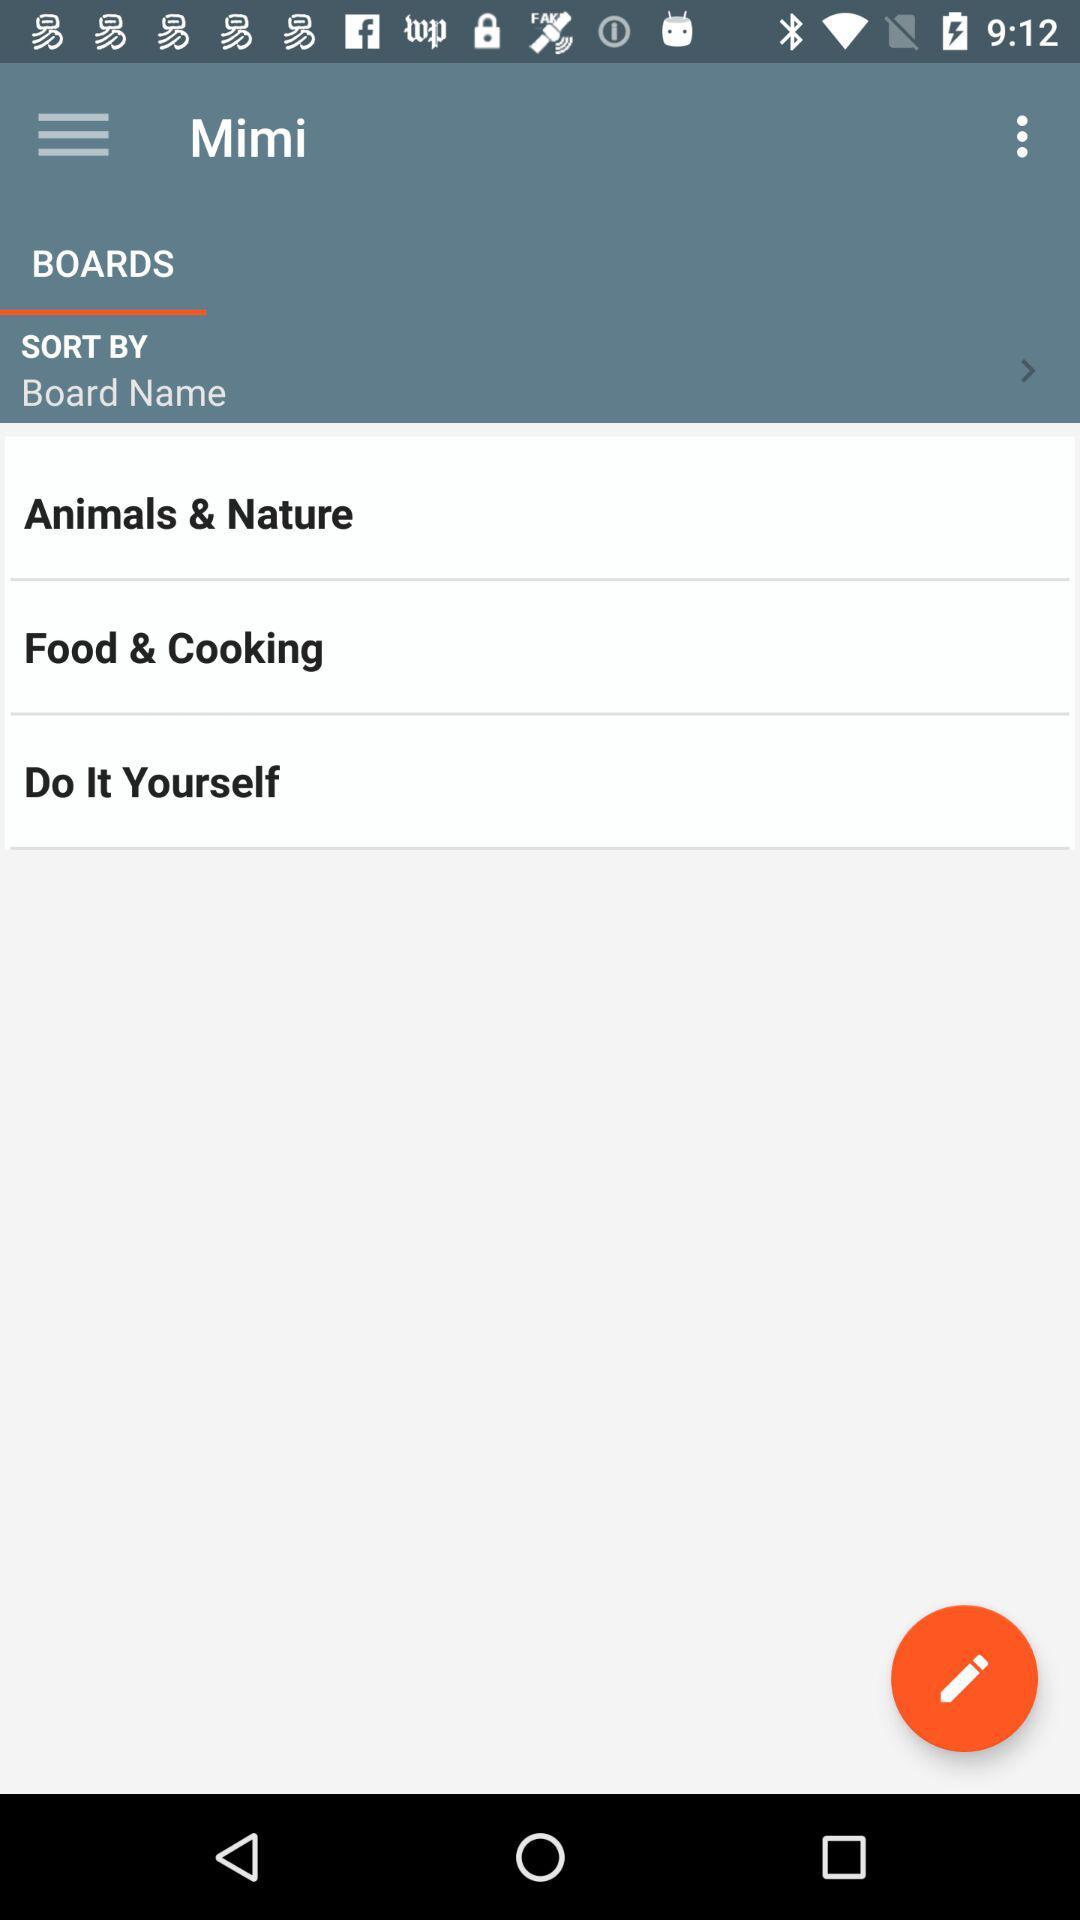 The width and height of the screenshot is (1080, 1920). What do you see at coordinates (963, 1678) in the screenshot?
I see `the item at the bottom right corner` at bounding box center [963, 1678].